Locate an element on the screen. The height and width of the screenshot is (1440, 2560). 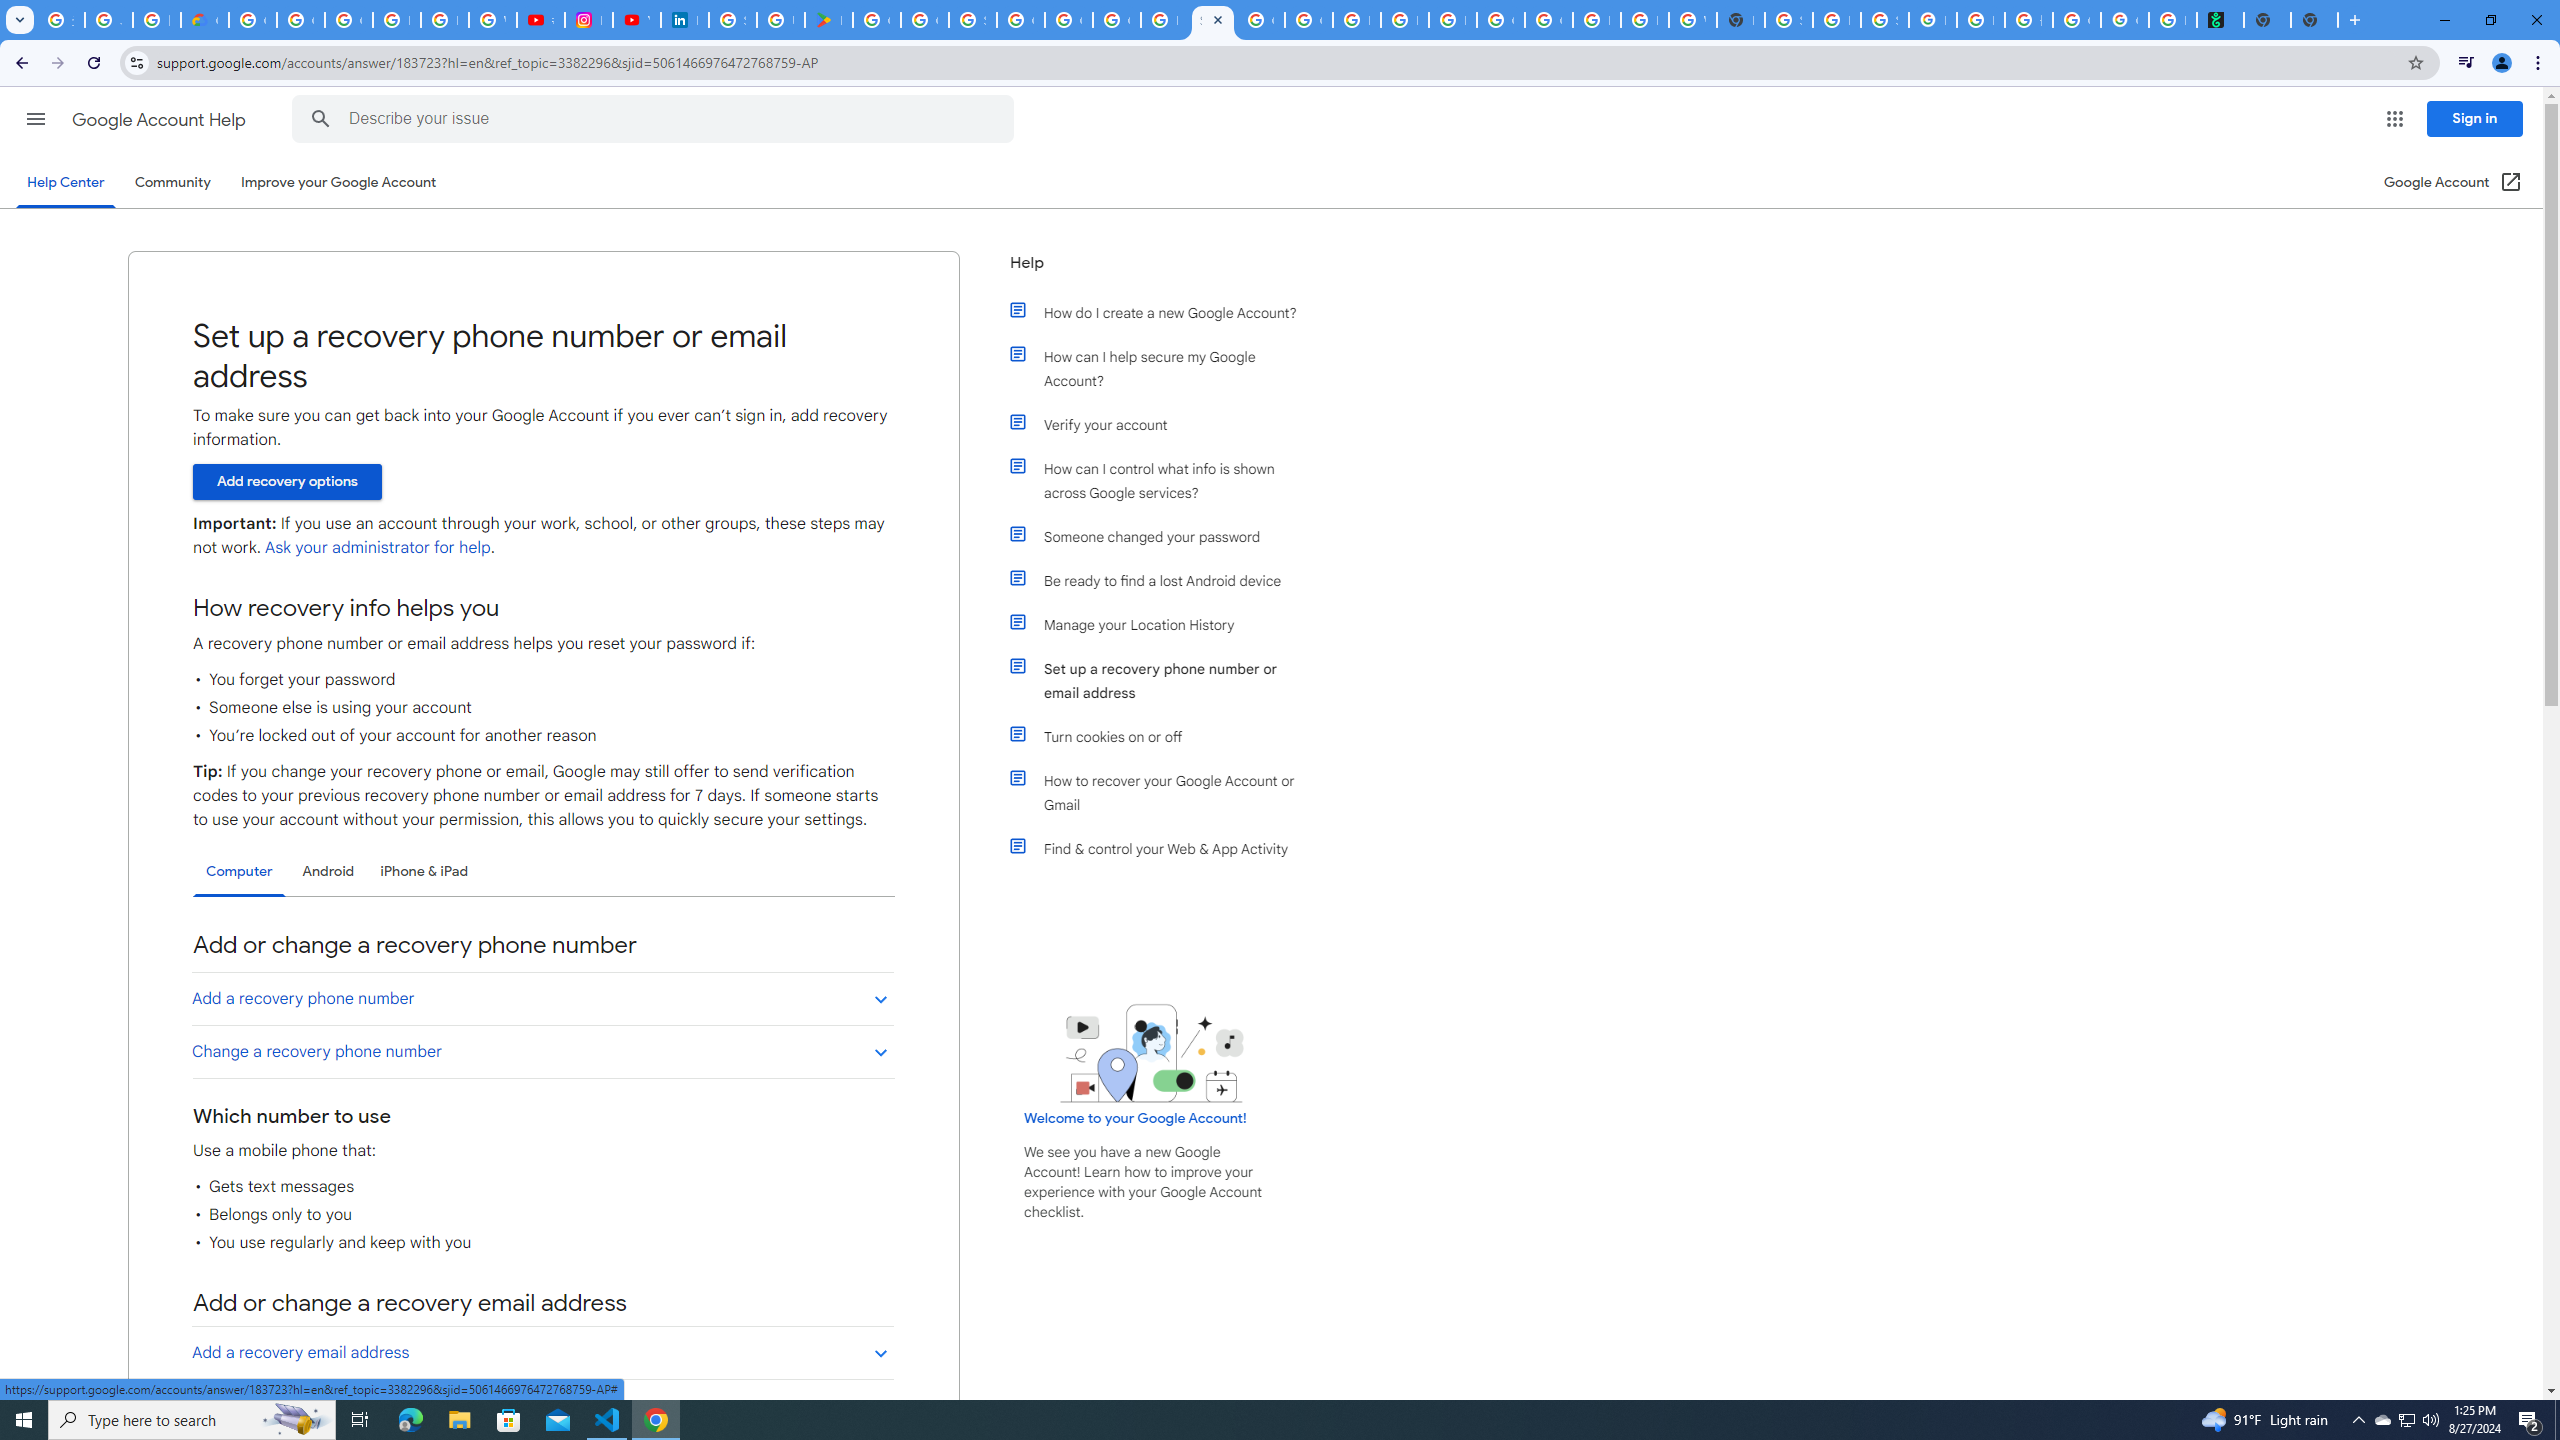
'Someone changed your password' is located at coordinates (1162, 536).